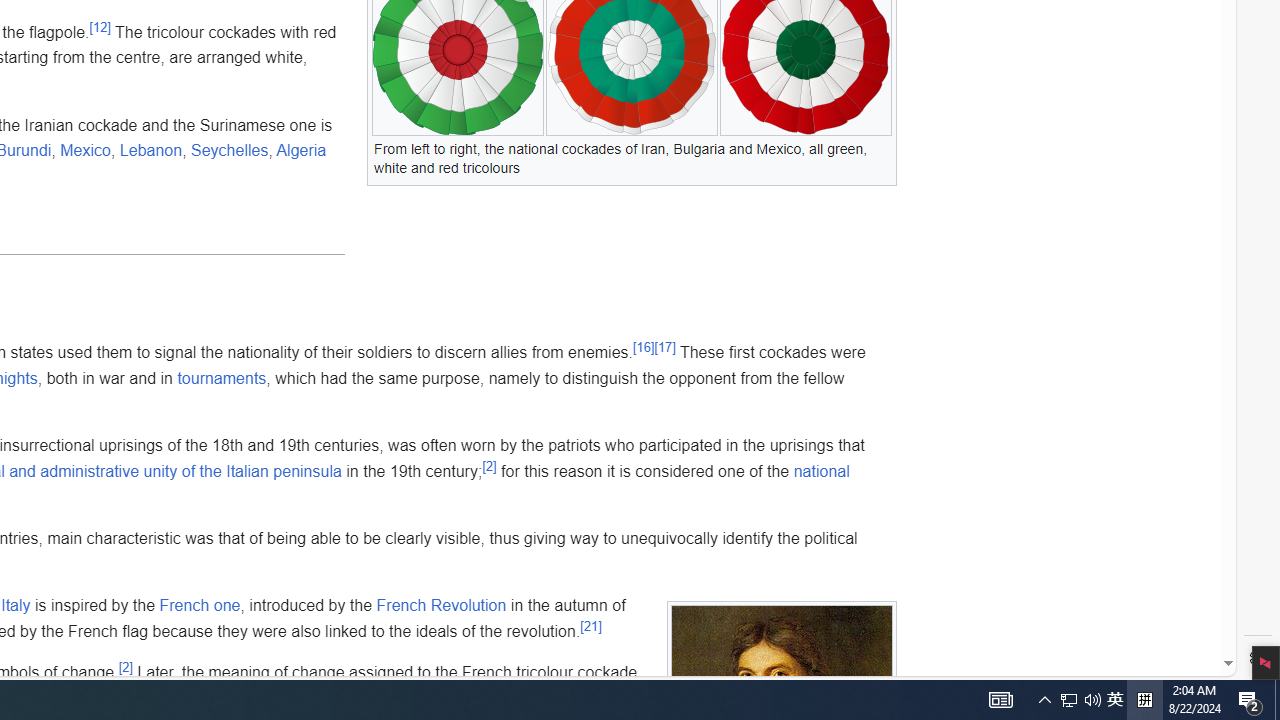 The image size is (1280, 720). Describe the element at coordinates (589, 625) in the screenshot. I see `'[21]'` at that location.